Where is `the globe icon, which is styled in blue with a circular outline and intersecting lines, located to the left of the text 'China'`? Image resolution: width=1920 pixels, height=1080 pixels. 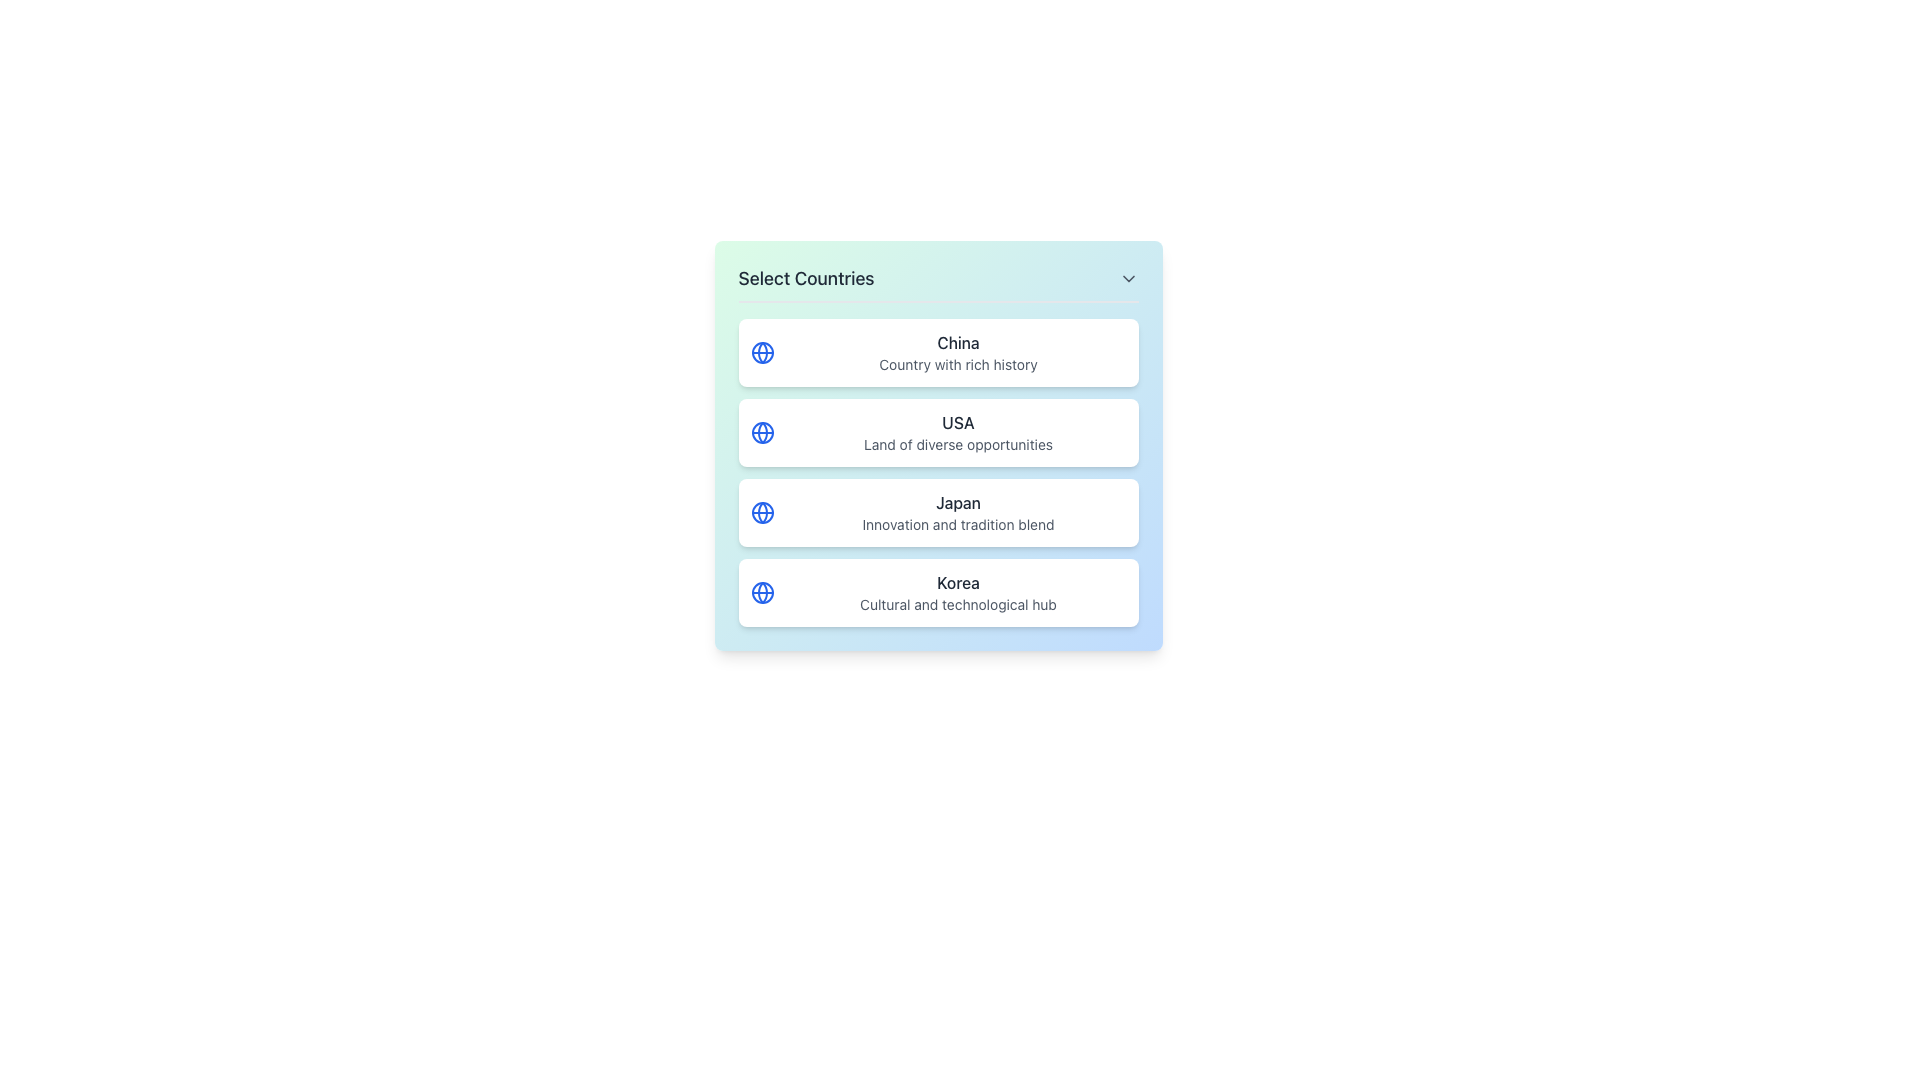
the globe icon, which is styled in blue with a circular outline and intersecting lines, located to the left of the text 'China' is located at coordinates (761, 352).